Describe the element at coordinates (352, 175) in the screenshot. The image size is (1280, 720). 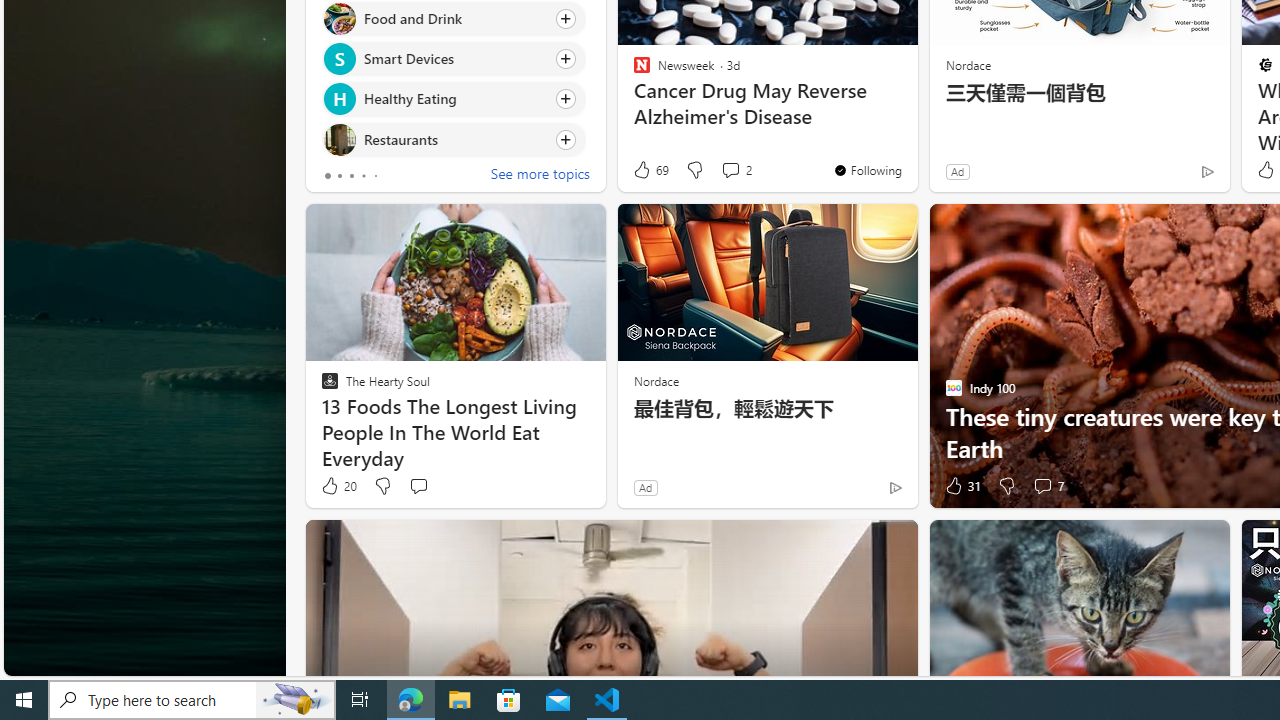
I see `'tab-2'` at that location.